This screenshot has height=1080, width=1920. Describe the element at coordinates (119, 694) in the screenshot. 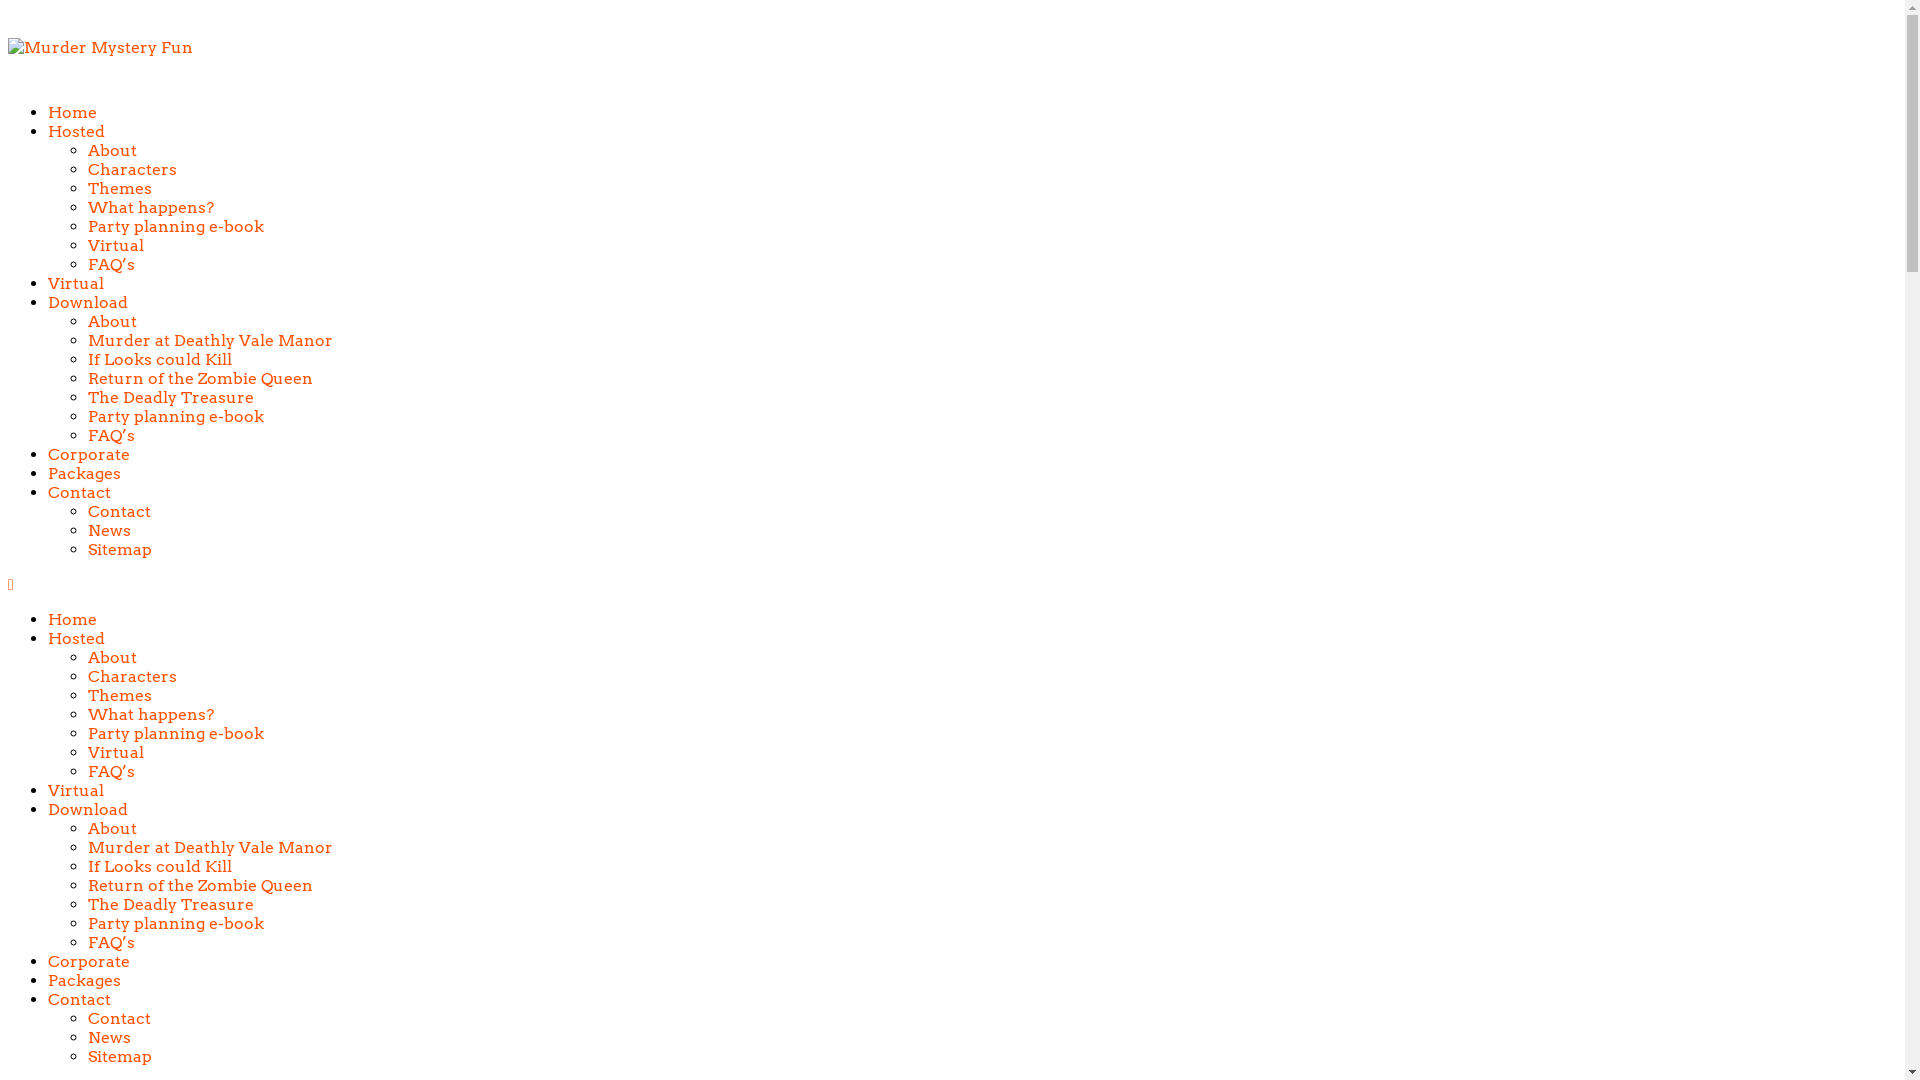

I see `'Themes'` at that location.